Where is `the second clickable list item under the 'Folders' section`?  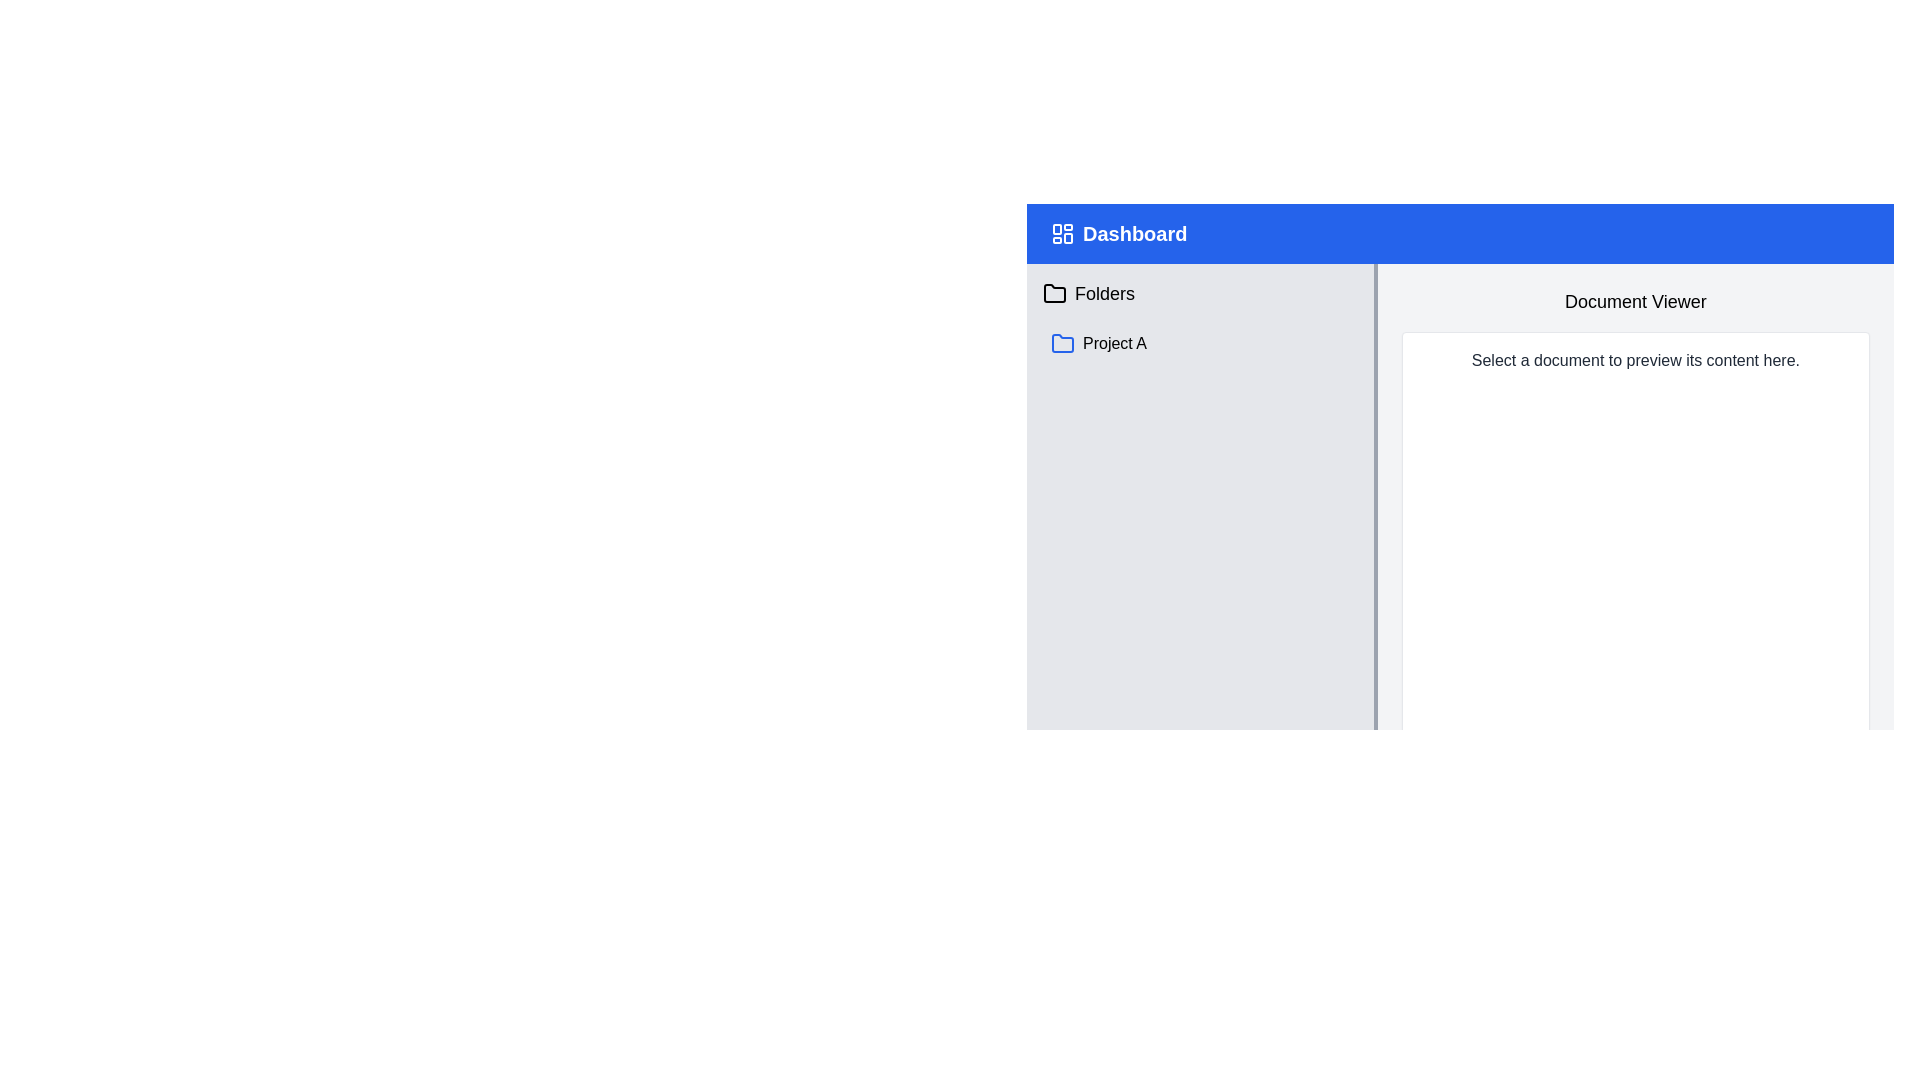
the second clickable list item under the 'Folders' section is located at coordinates (1200, 343).